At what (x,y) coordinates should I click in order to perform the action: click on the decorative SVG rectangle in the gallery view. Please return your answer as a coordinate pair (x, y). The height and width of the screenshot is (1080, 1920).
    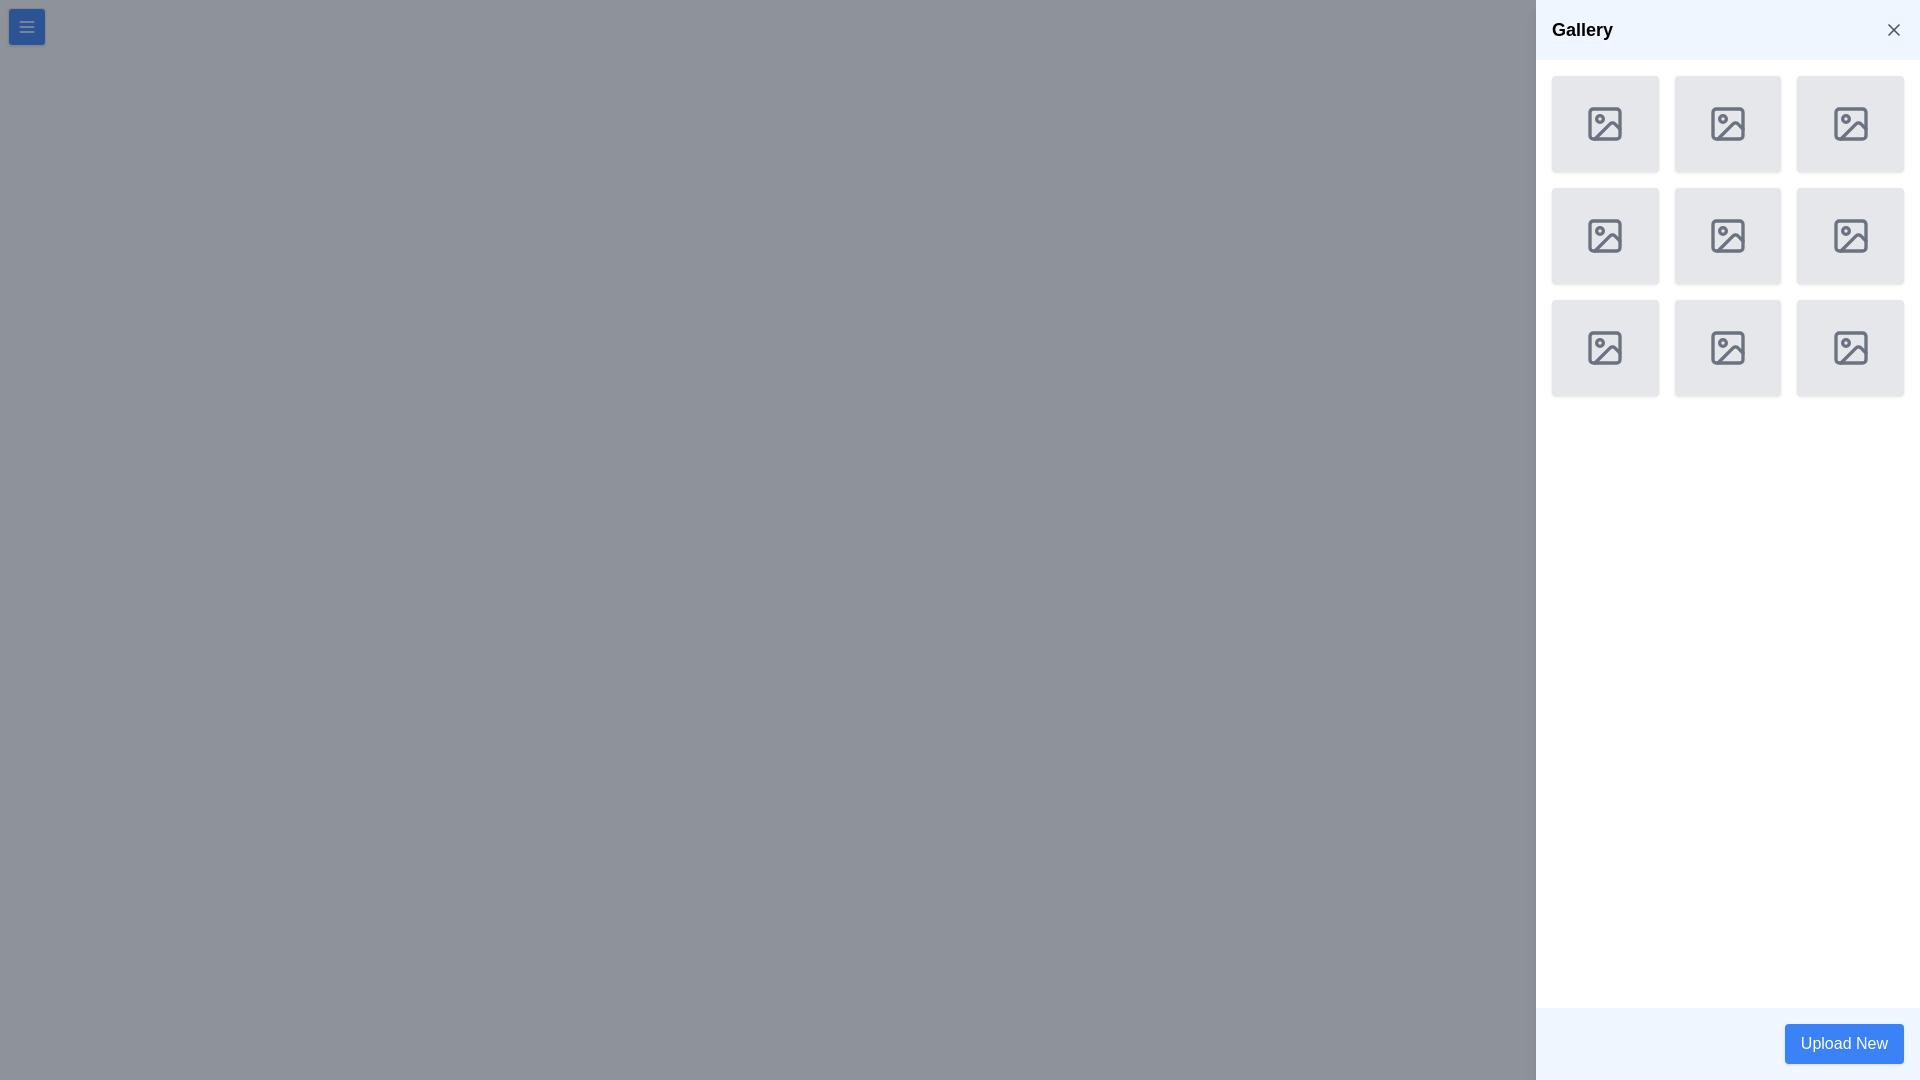
    Looking at the image, I should click on (1605, 234).